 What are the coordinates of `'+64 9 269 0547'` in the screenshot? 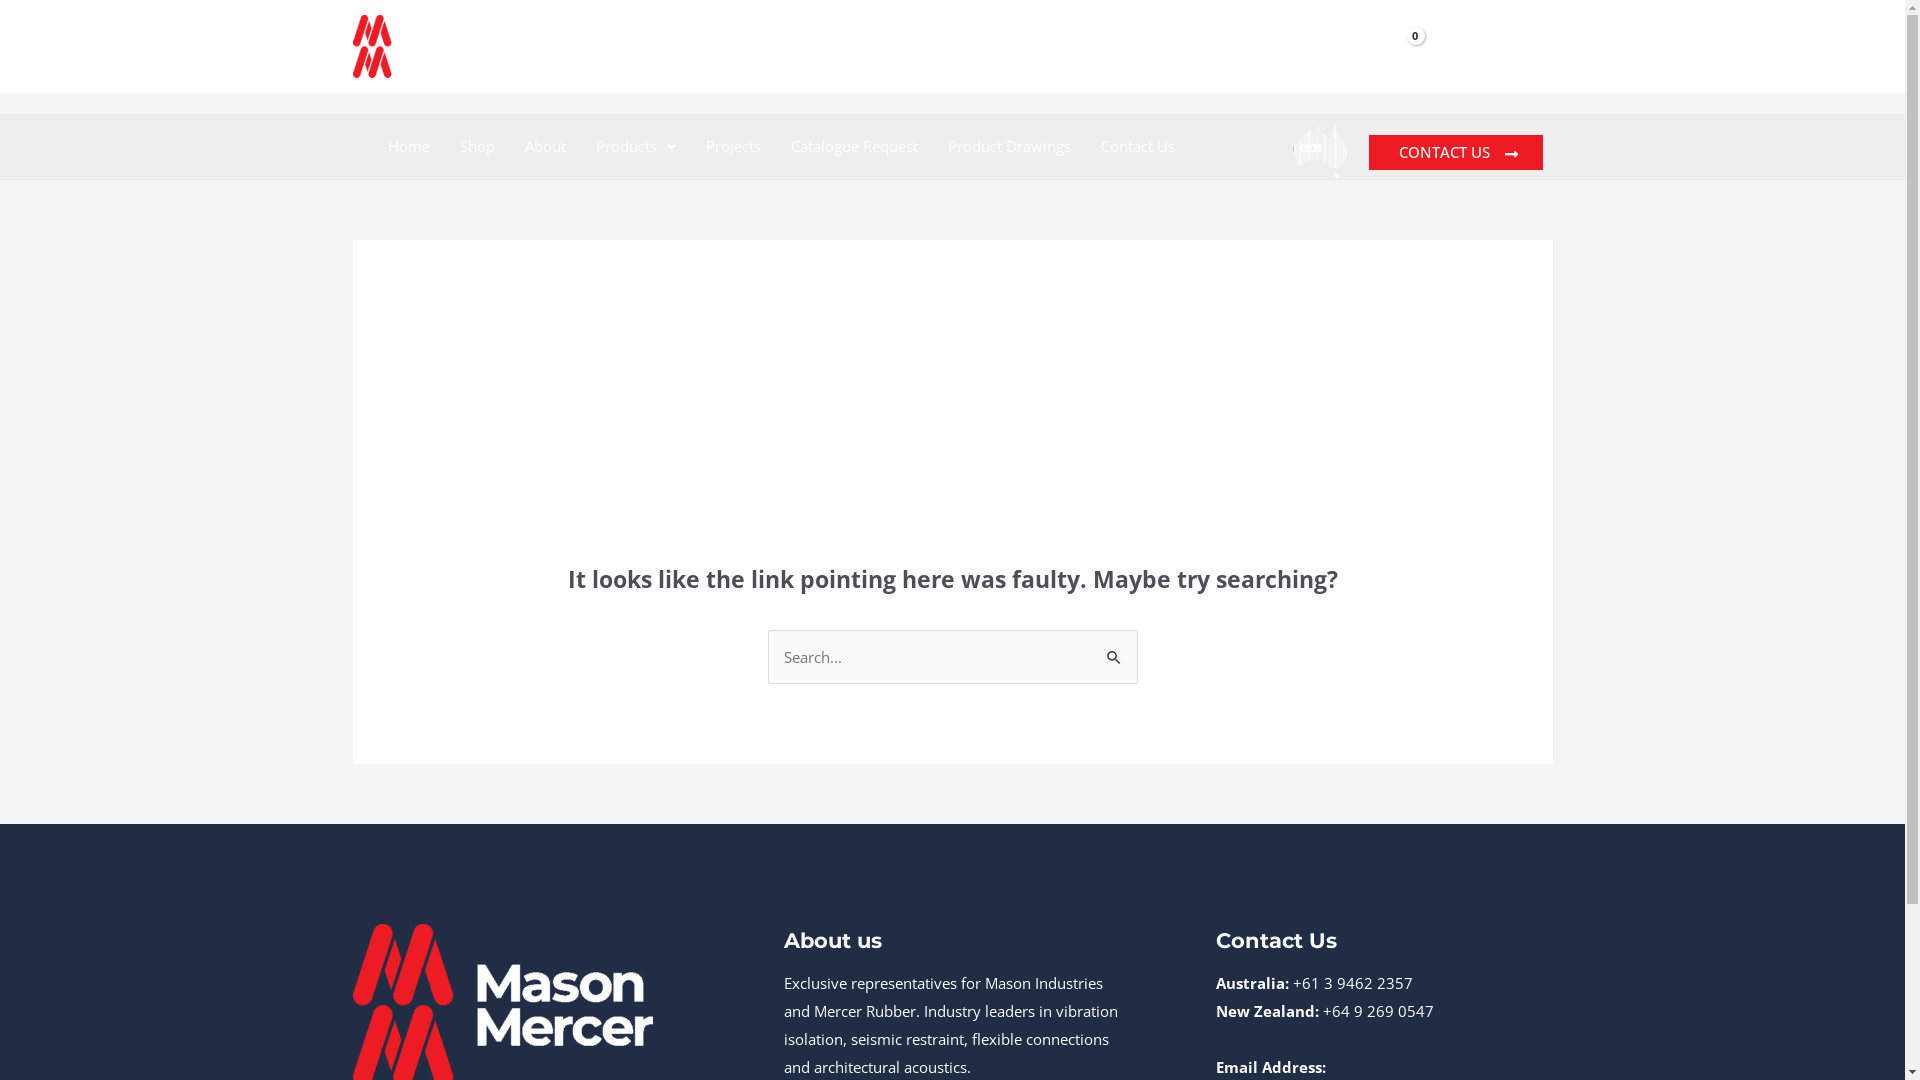 It's located at (1375, 1010).